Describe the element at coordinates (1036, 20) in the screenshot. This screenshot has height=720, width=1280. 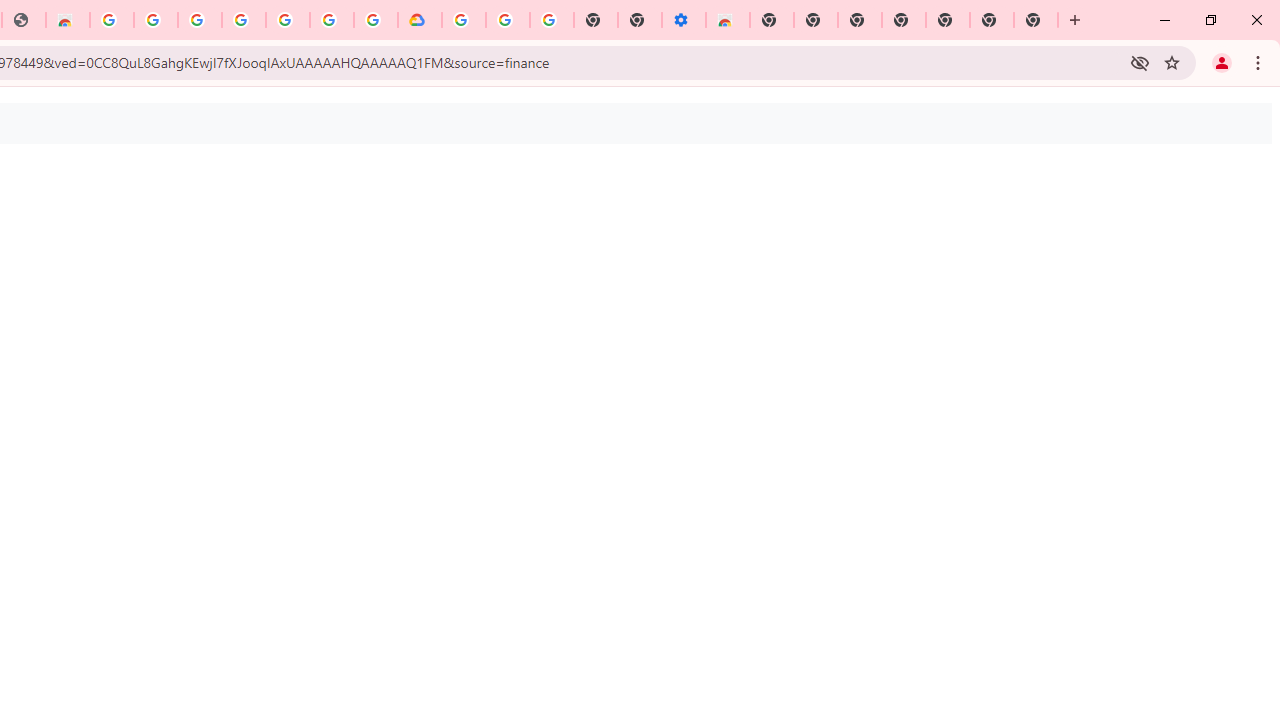
I see `'New Tab'` at that location.